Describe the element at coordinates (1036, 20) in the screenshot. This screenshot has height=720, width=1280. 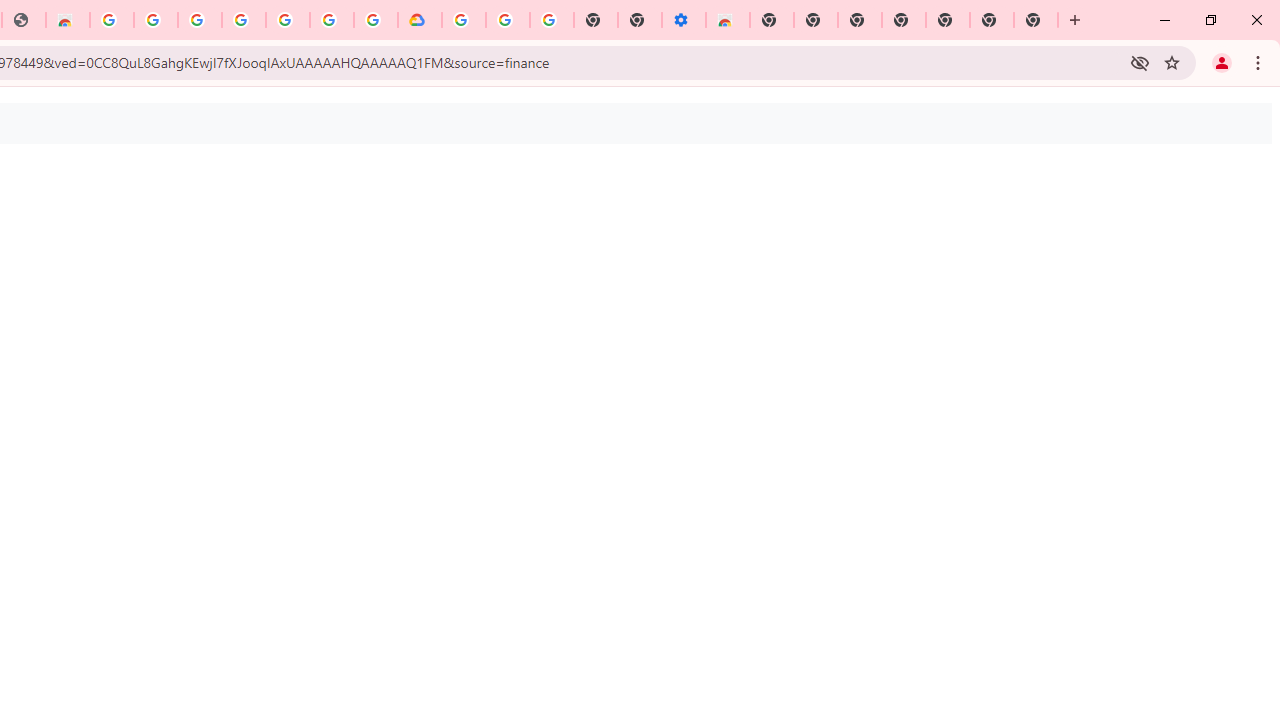
I see `'New Tab'` at that location.